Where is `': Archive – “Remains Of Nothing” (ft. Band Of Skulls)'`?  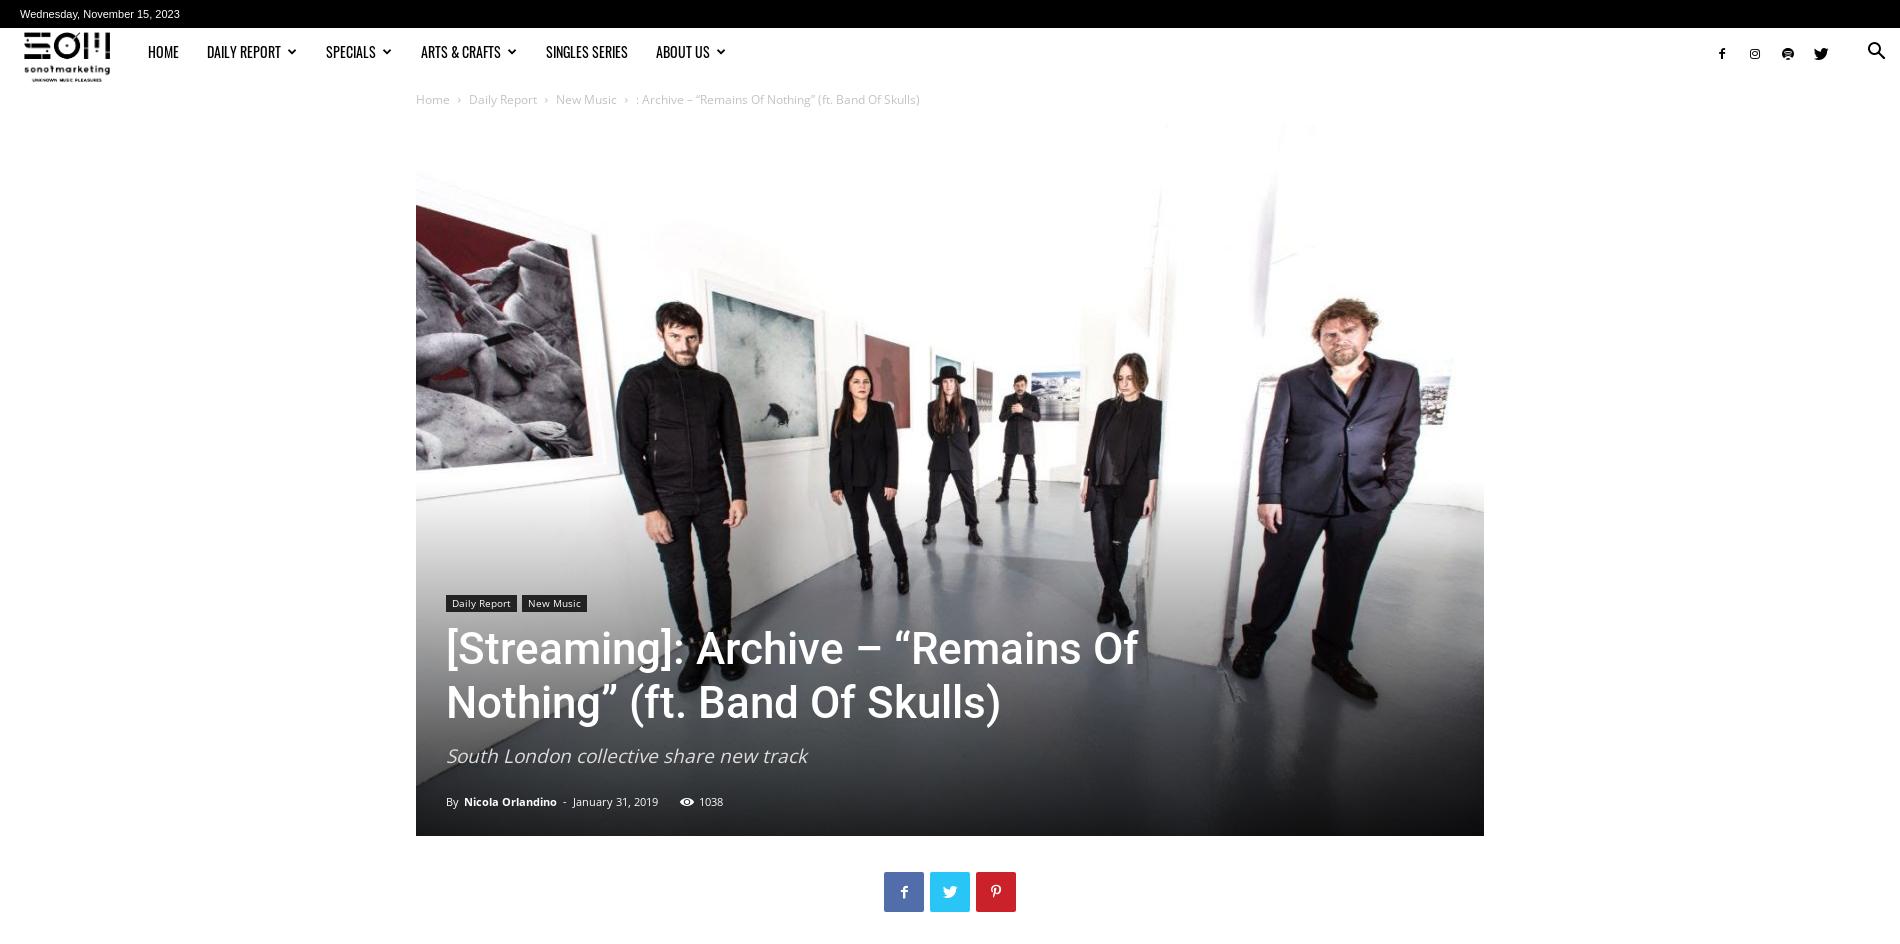
': Archive – “Remains Of Nothing” (ft. Band Of Skulls)' is located at coordinates (777, 98).